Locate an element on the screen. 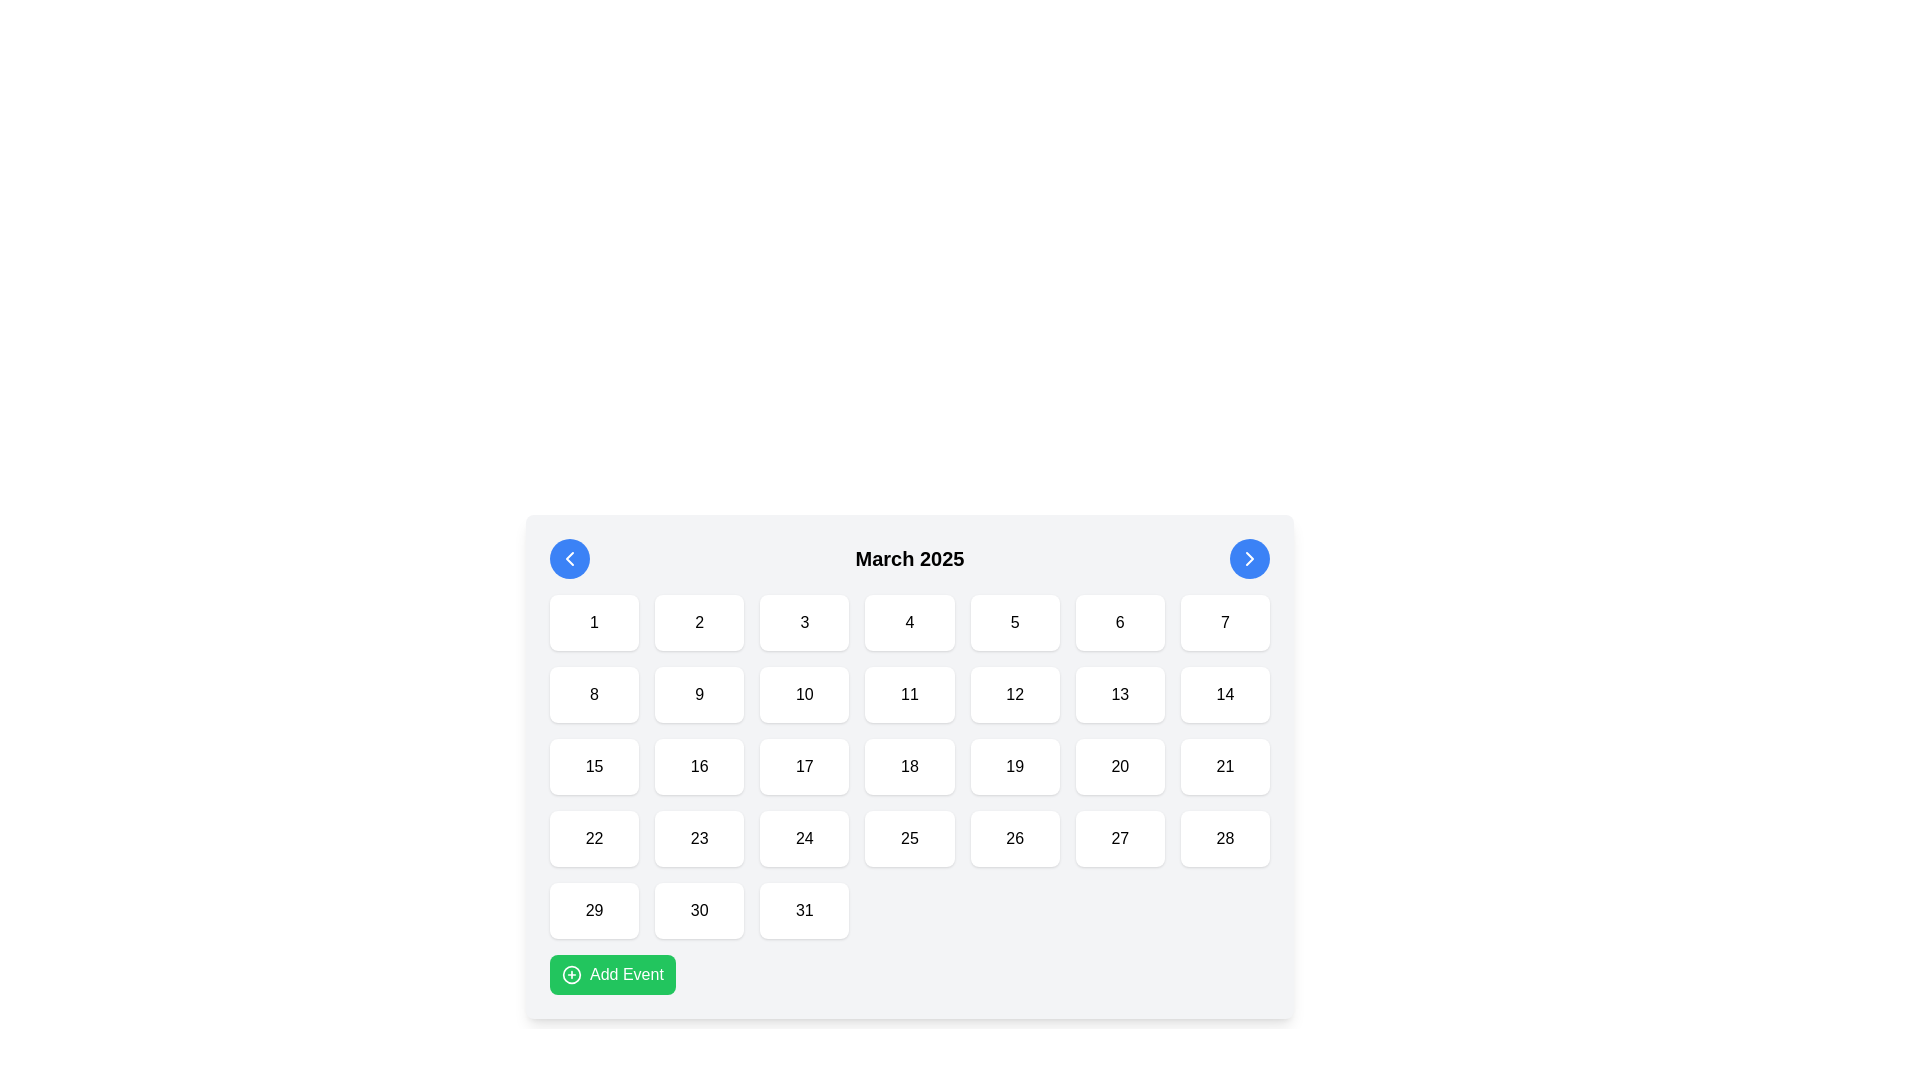 This screenshot has height=1080, width=1920. the tile representing the date '19' in the March 2025 calendar grid is located at coordinates (1014, 766).